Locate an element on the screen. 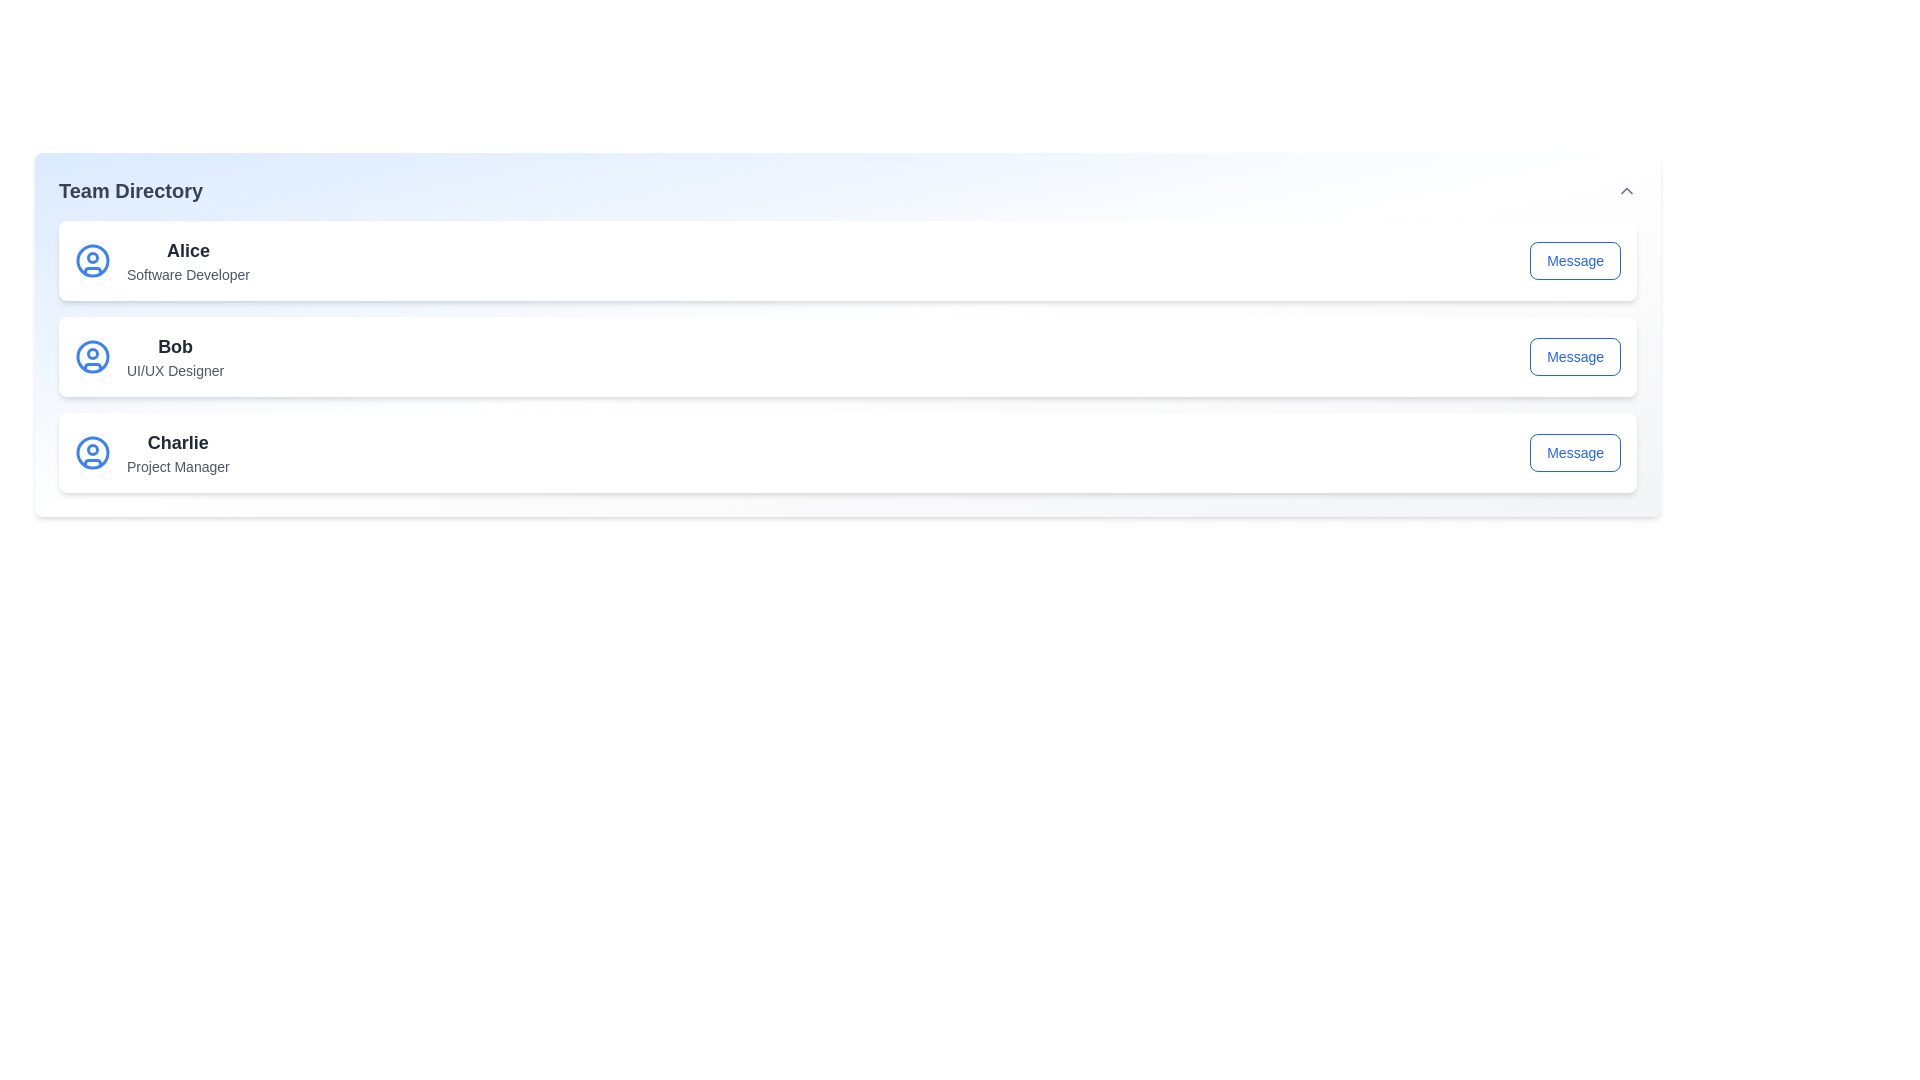 The height and width of the screenshot is (1080, 1920). the text label displaying the name 'Charlie', which is styled in a larger font size and bold weight, to possibly see a tooltip or effects is located at coordinates (178, 442).